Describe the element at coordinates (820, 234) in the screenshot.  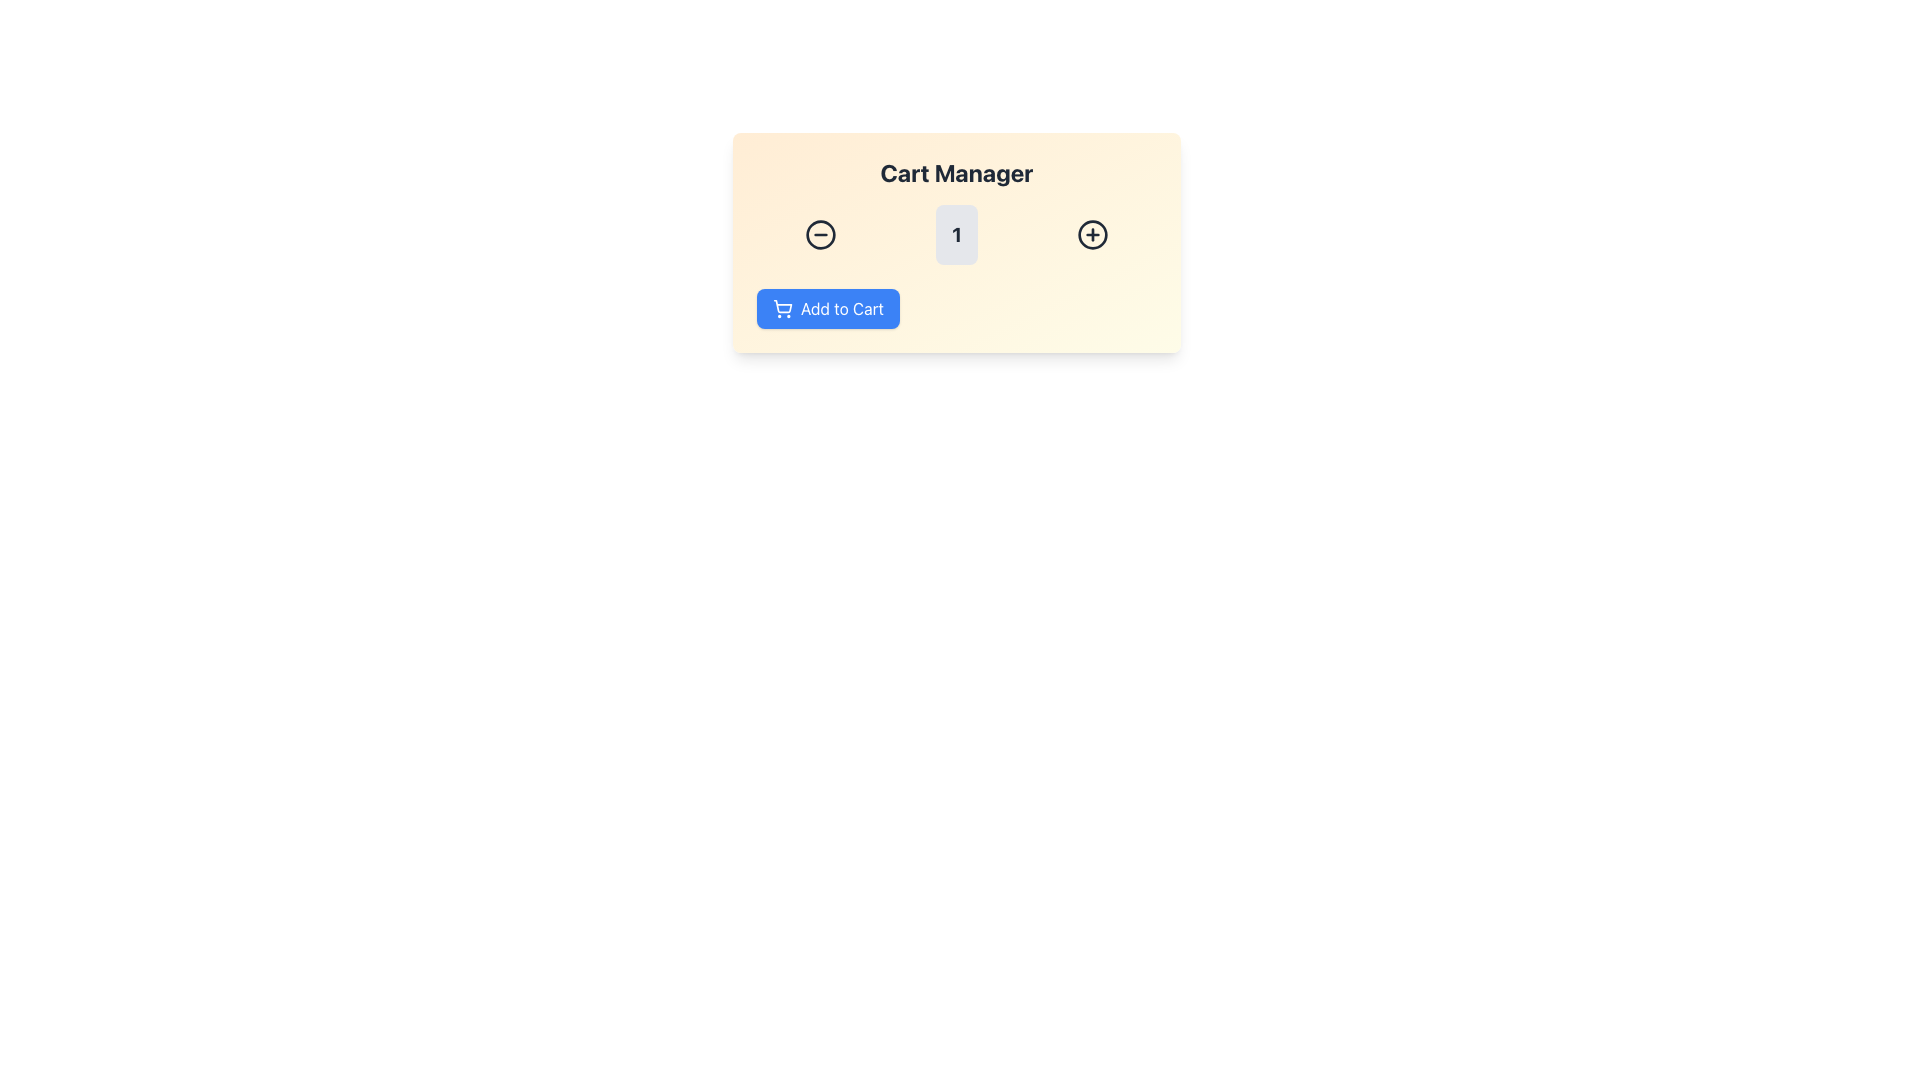
I see `the decrement button located in the top-left quadrant of the 'Cart Manager' interface to trigger a tooltip or highlight effect` at that location.